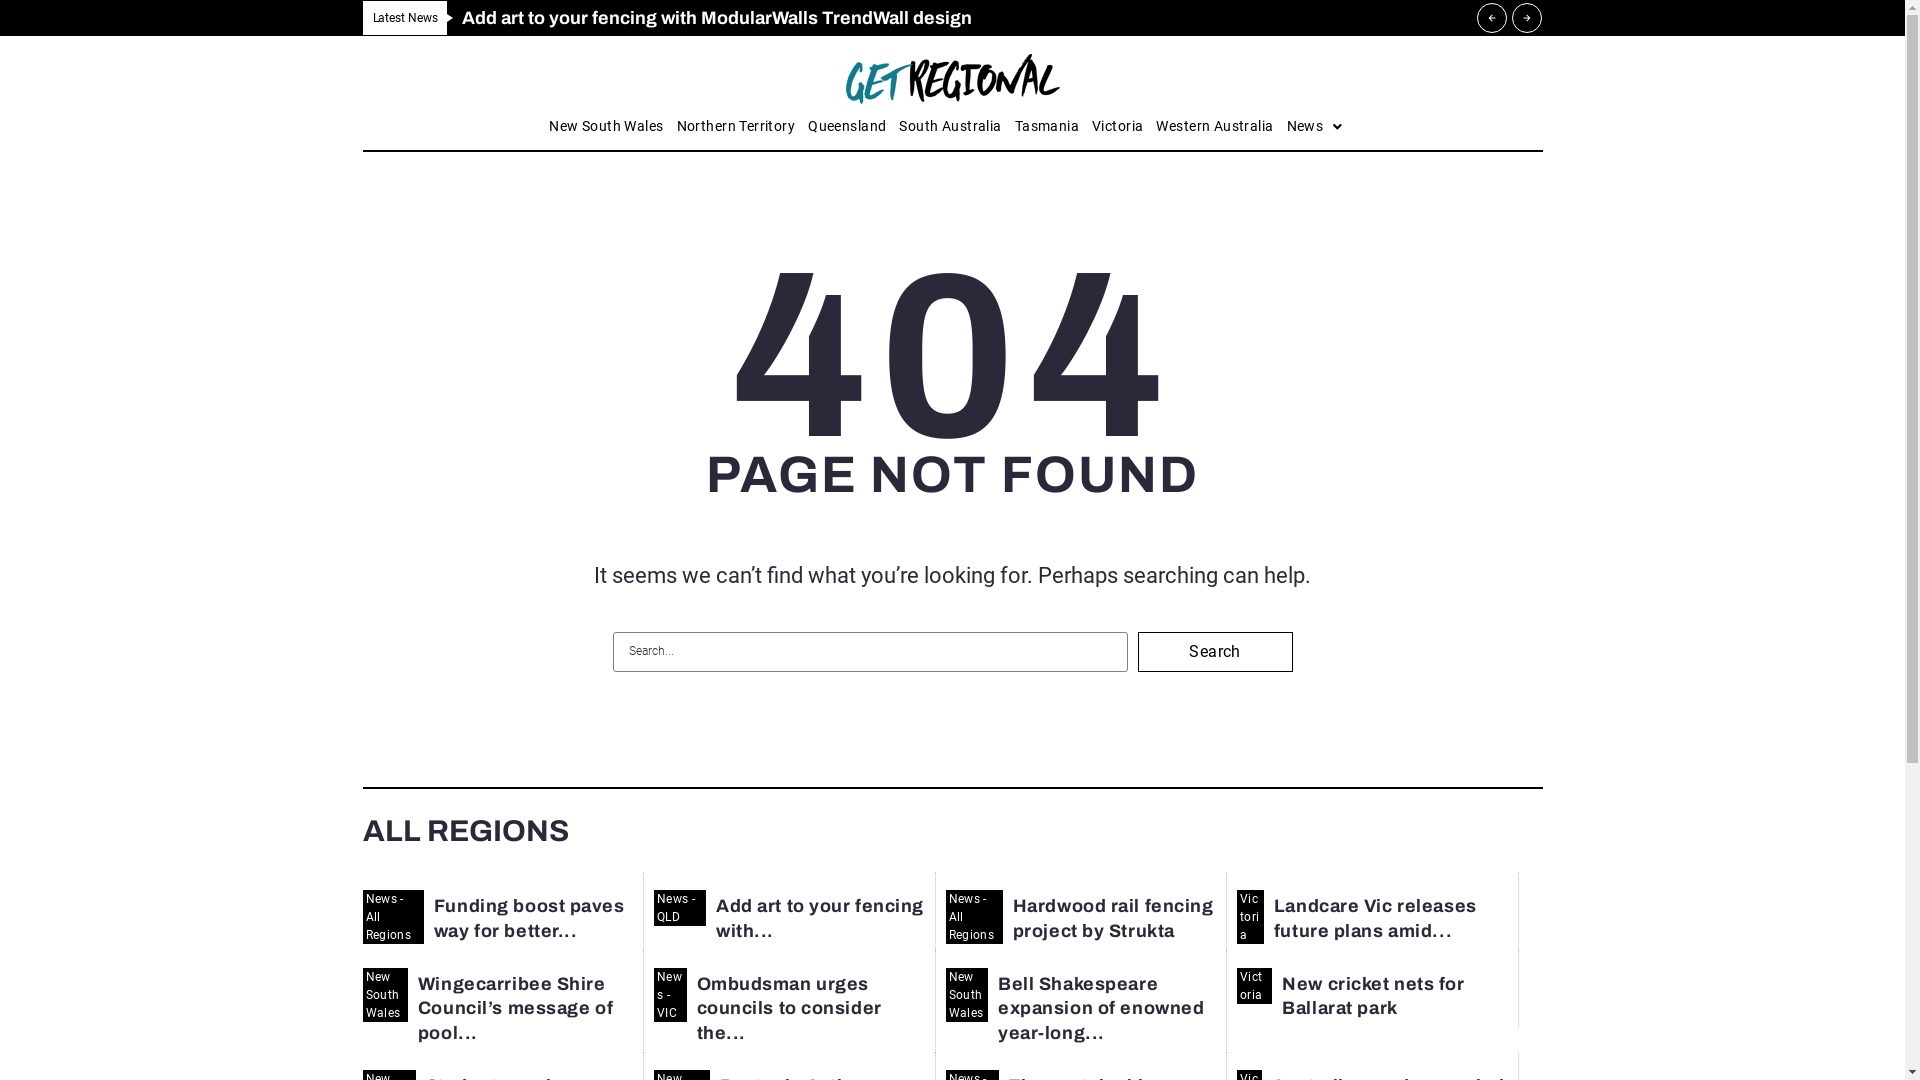  Describe the element at coordinates (1315, 126) in the screenshot. I see `'News'` at that location.